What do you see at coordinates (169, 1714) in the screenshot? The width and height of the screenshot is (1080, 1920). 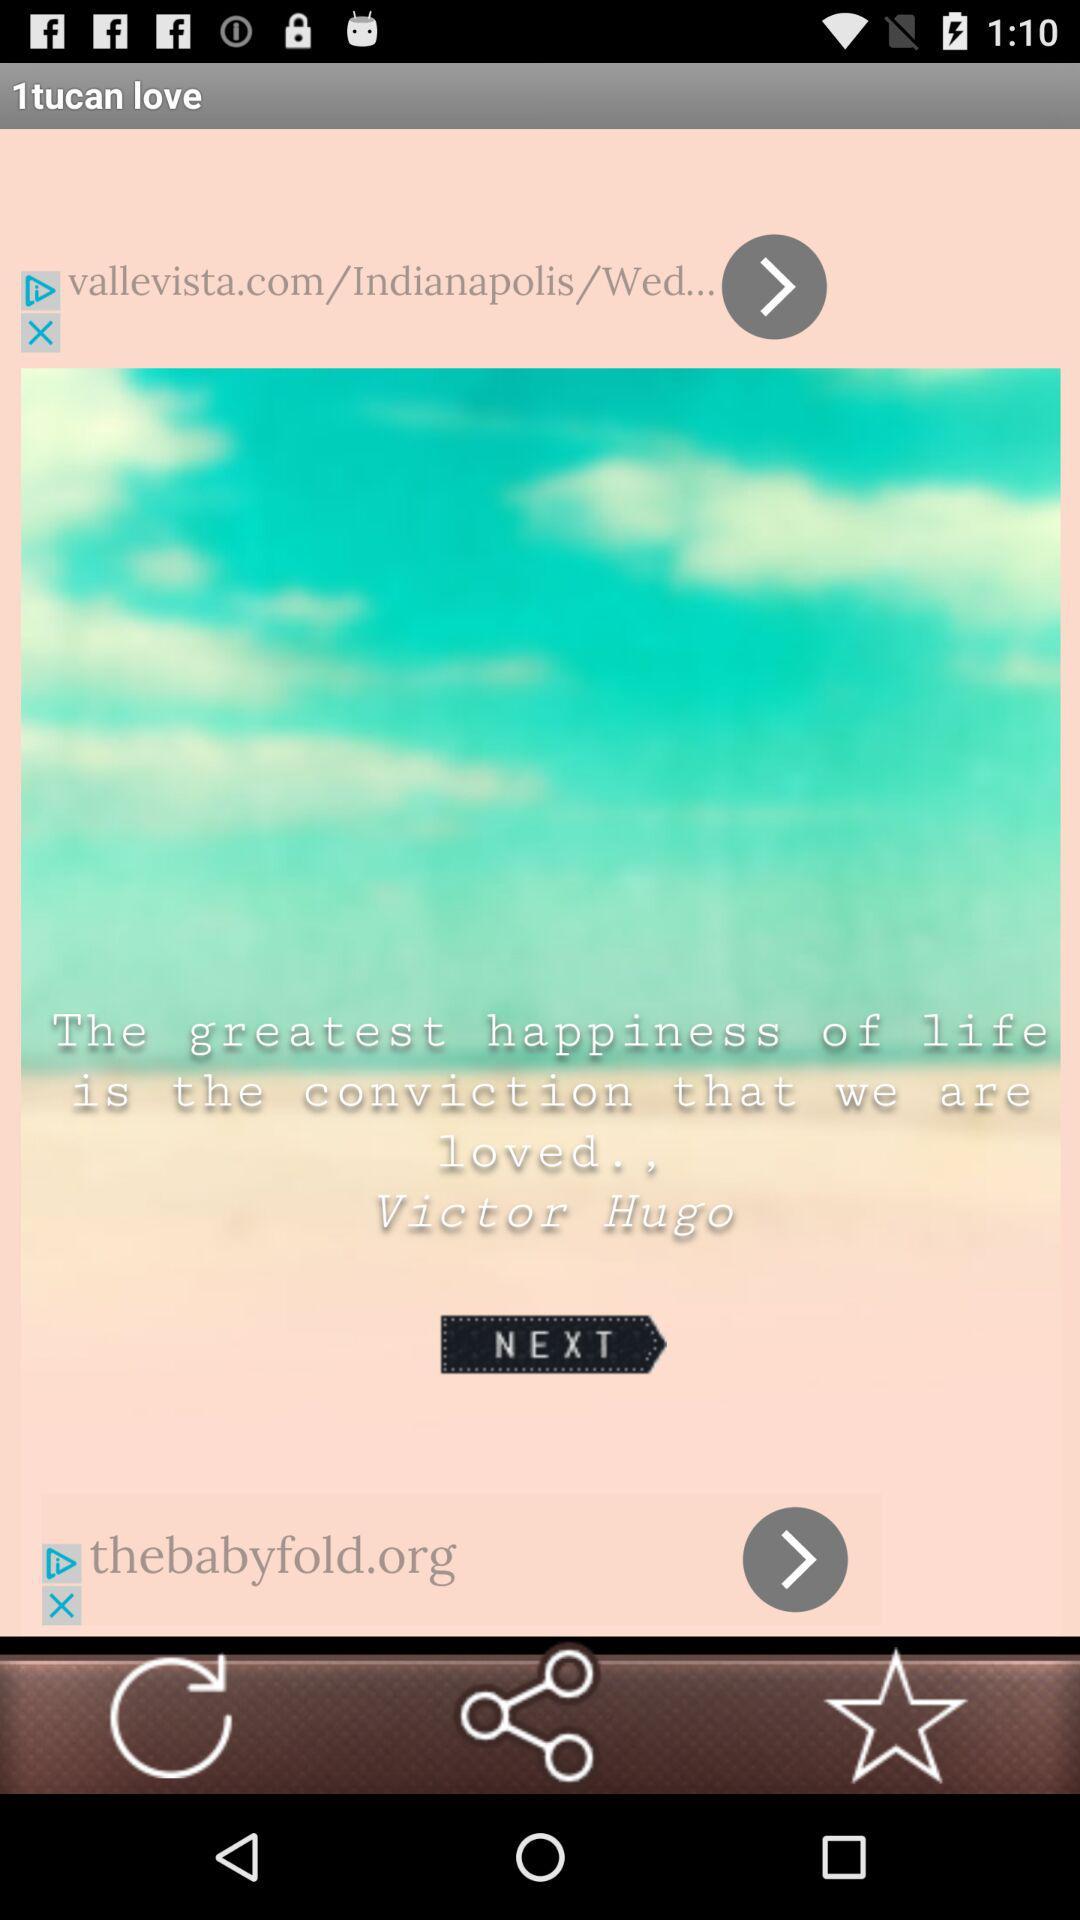 I see `replay button` at bounding box center [169, 1714].